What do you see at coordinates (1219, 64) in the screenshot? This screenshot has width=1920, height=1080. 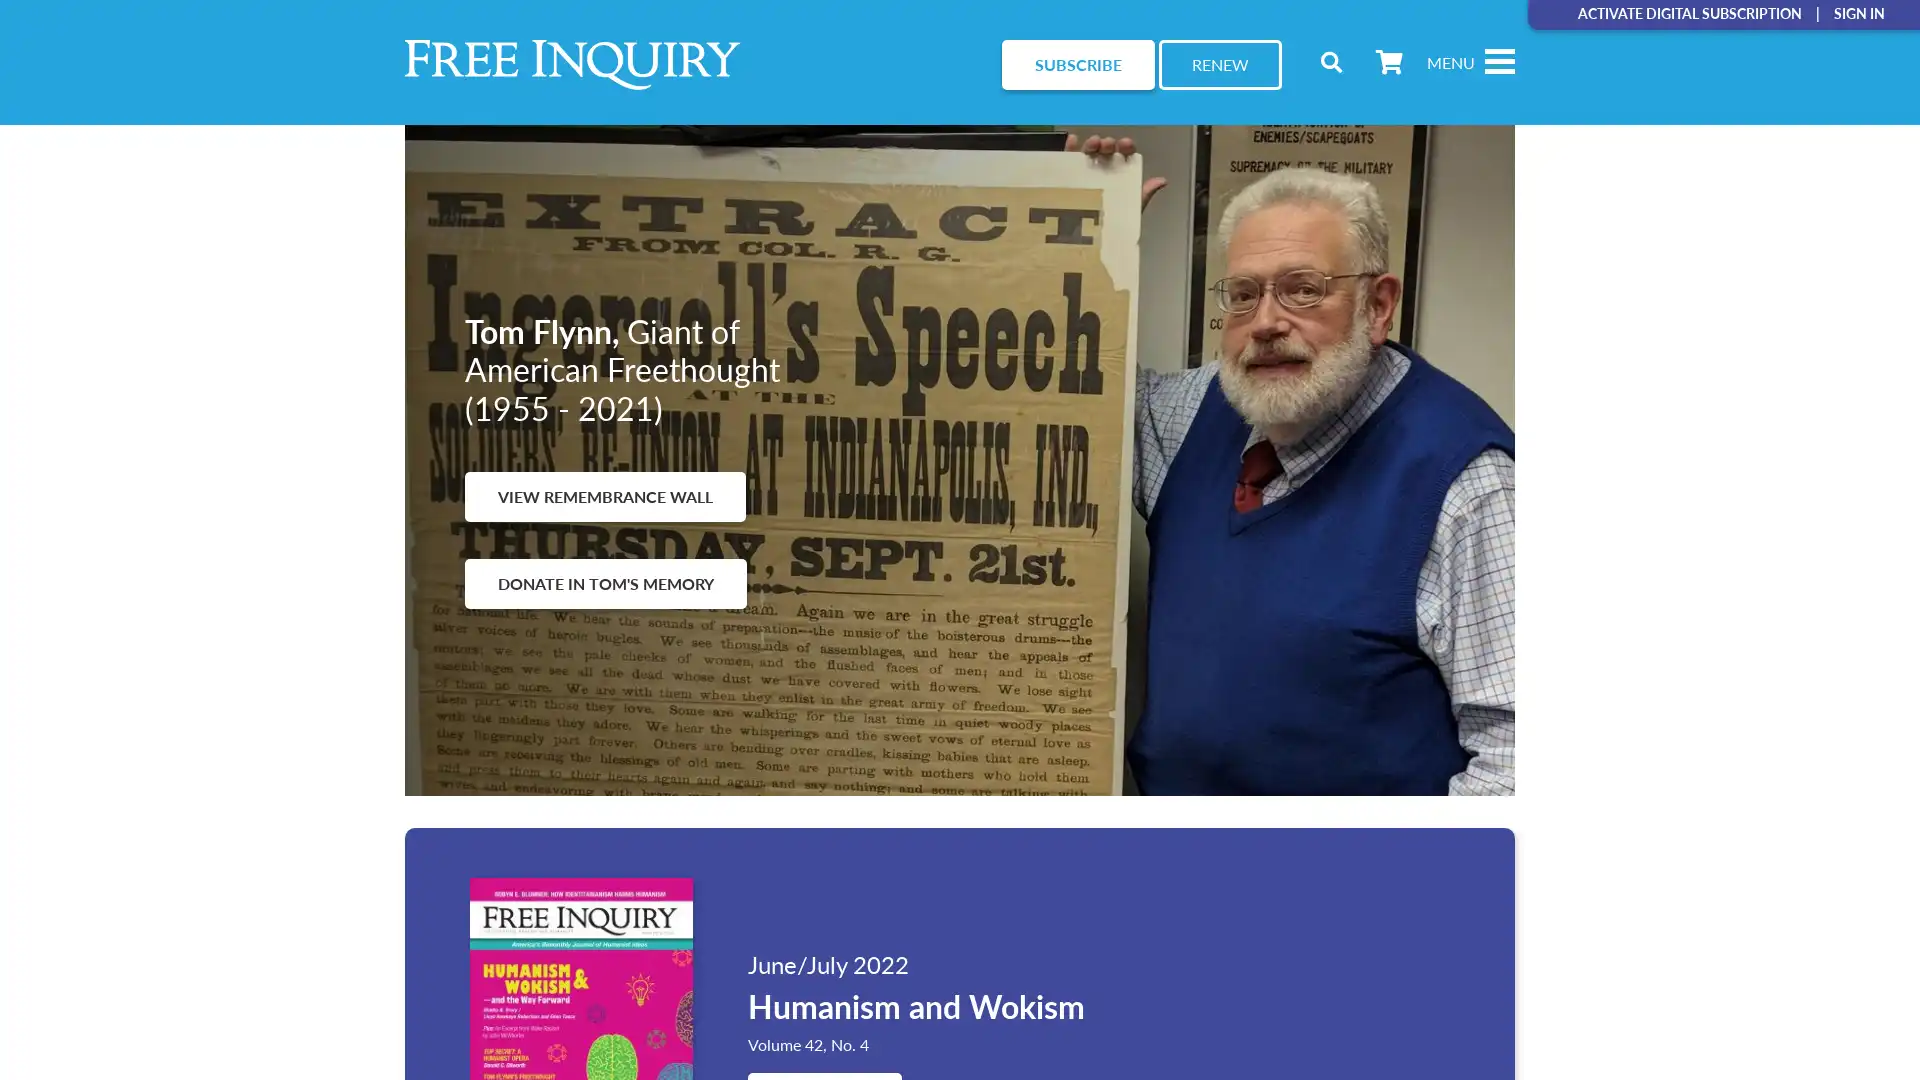 I see `RENEW` at bounding box center [1219, 64].